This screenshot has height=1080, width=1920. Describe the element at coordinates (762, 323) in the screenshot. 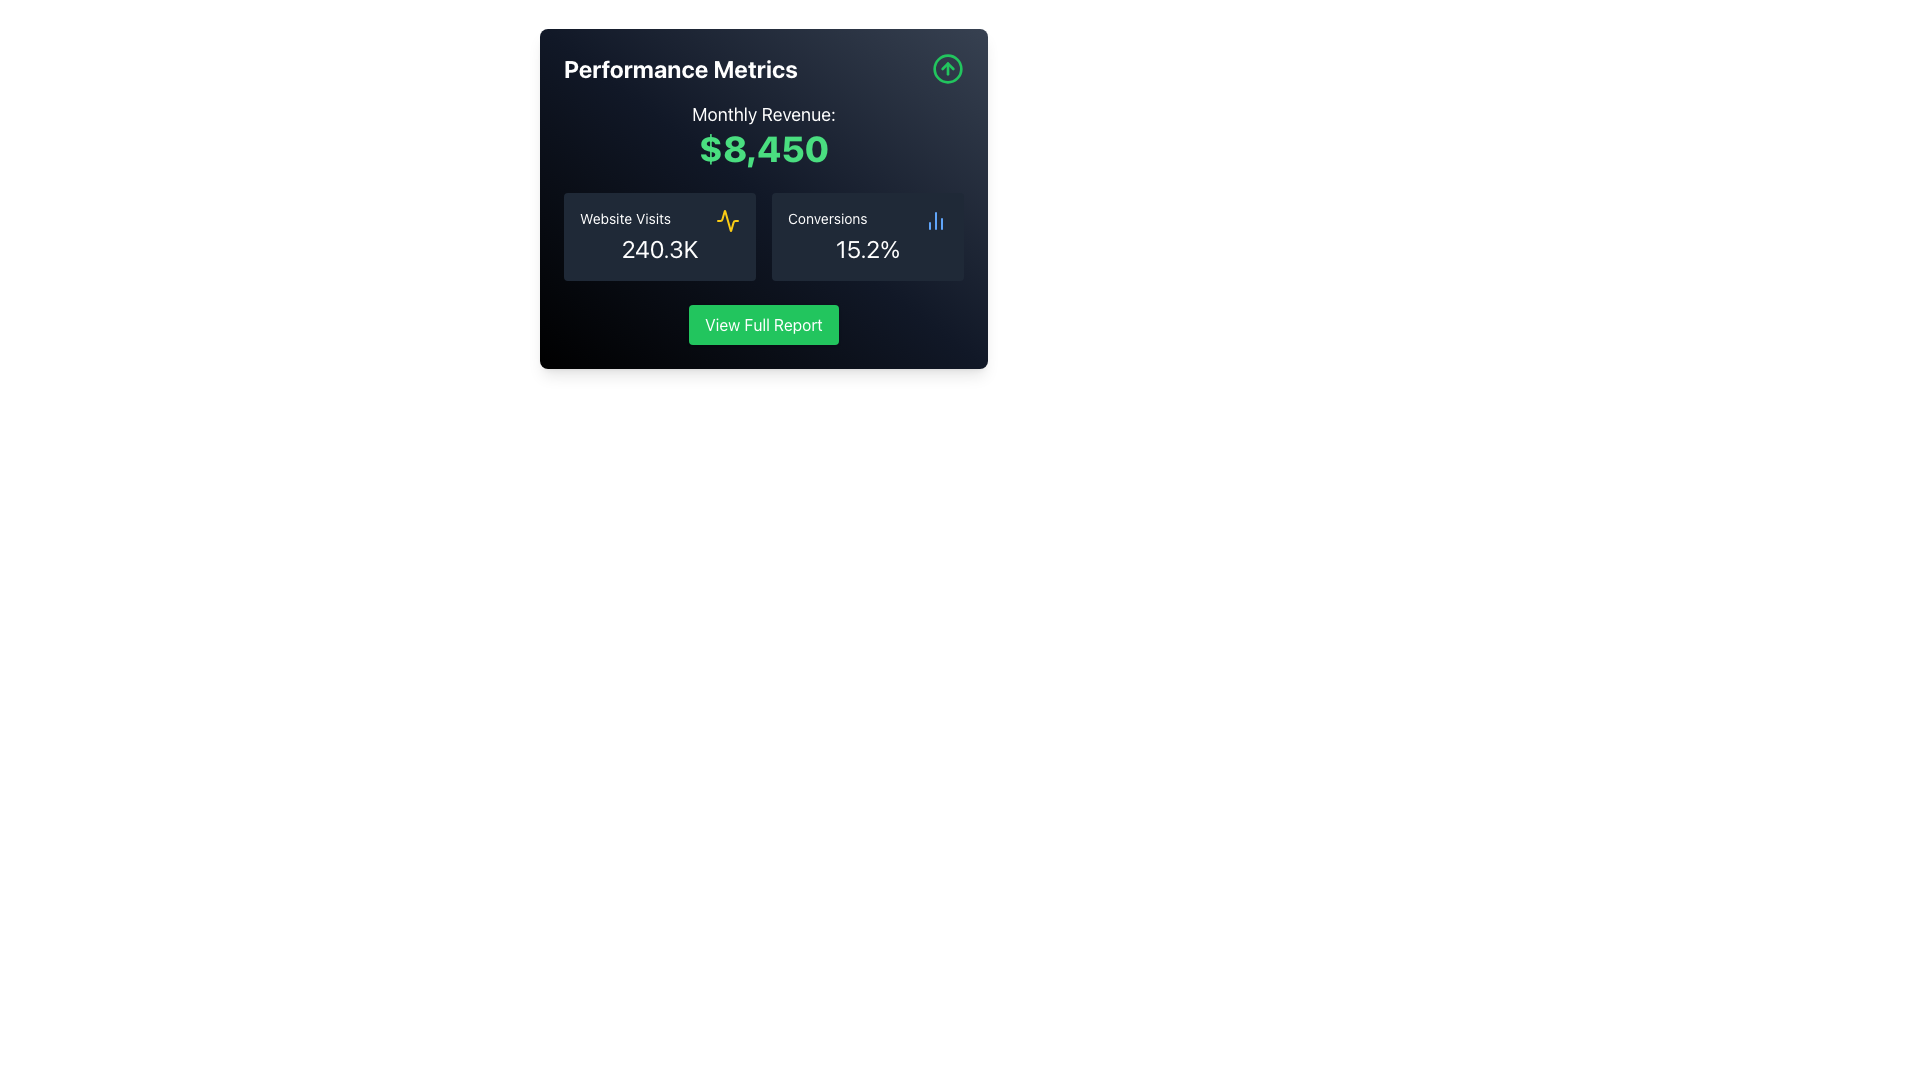

I see `the button located centrally beneath the main performance metrics section` at that location.